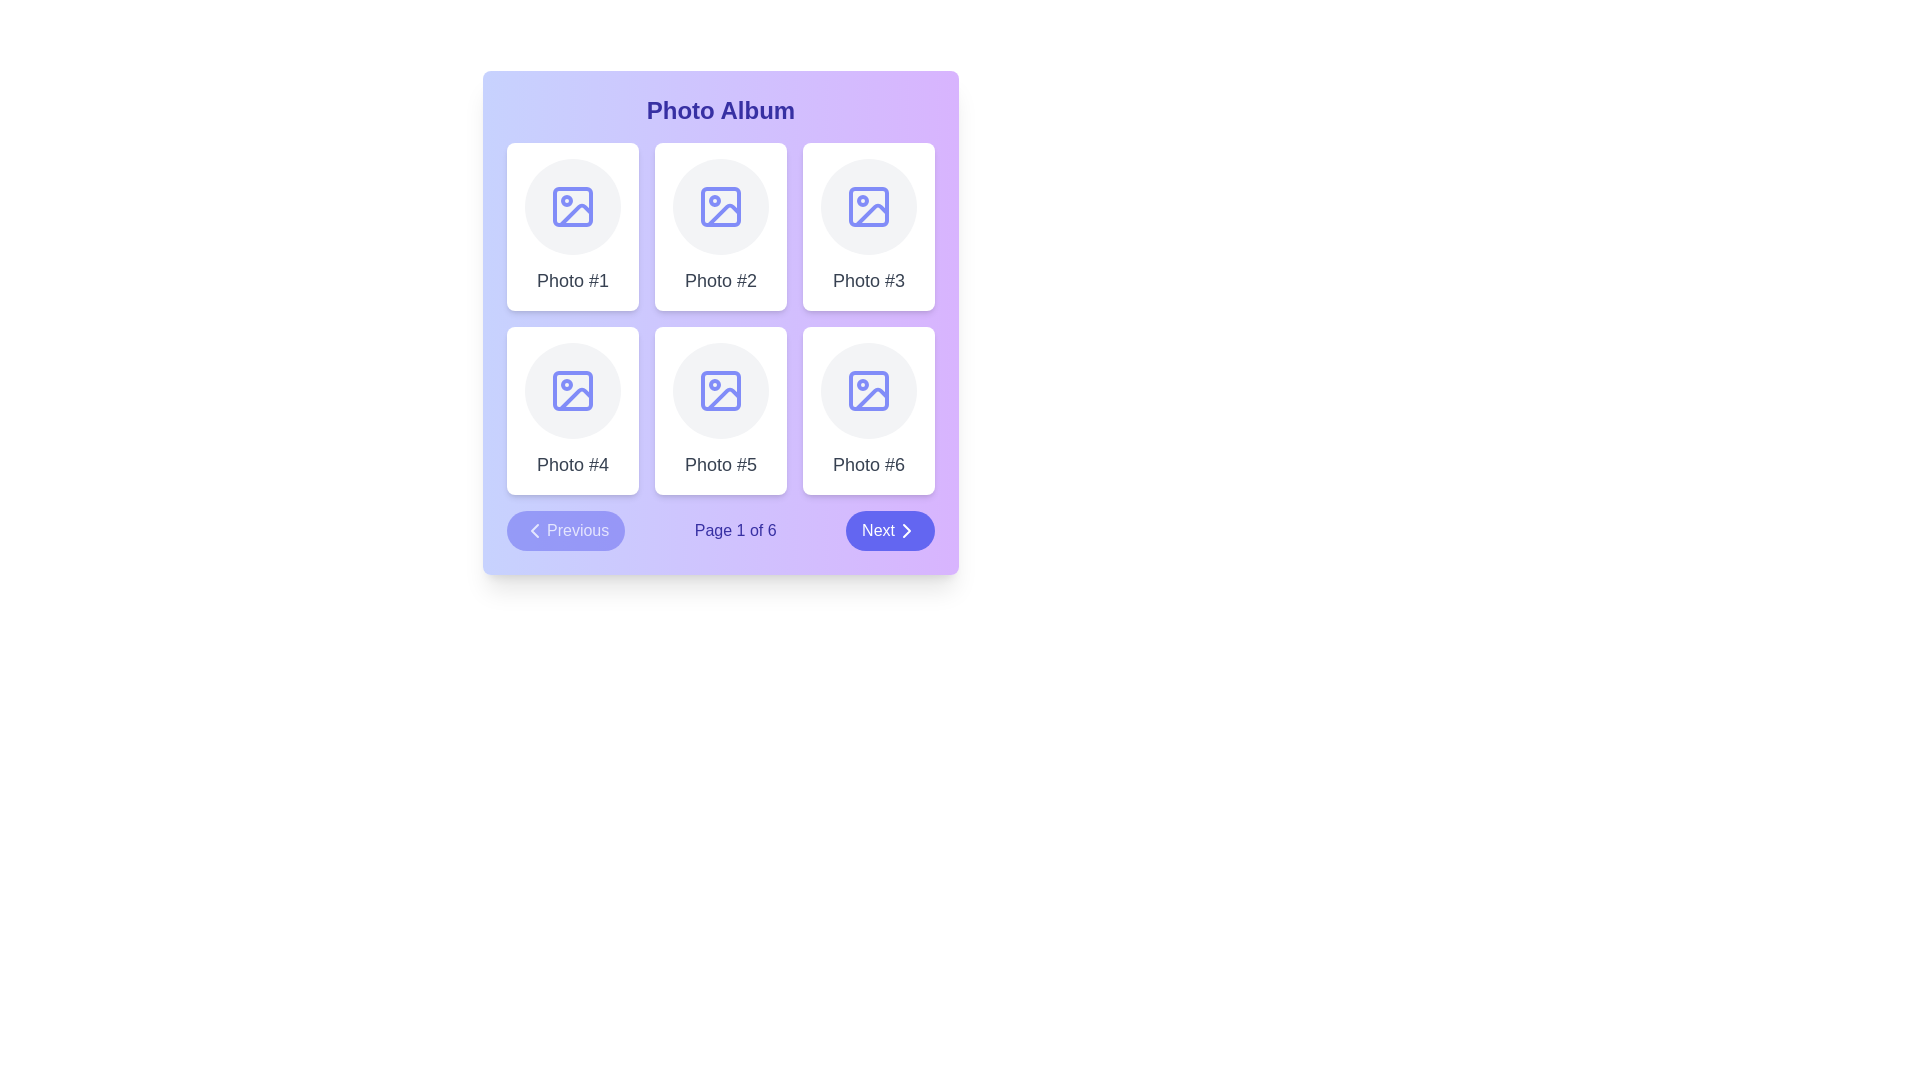  What do you see at coordinates (868, 390) in the screenshot?
I see `the graphical representation of the photo frame located in the sixth position of a 2x3 grid layout, specifically in the bottom-right corner` at bounding box center [868, 390].